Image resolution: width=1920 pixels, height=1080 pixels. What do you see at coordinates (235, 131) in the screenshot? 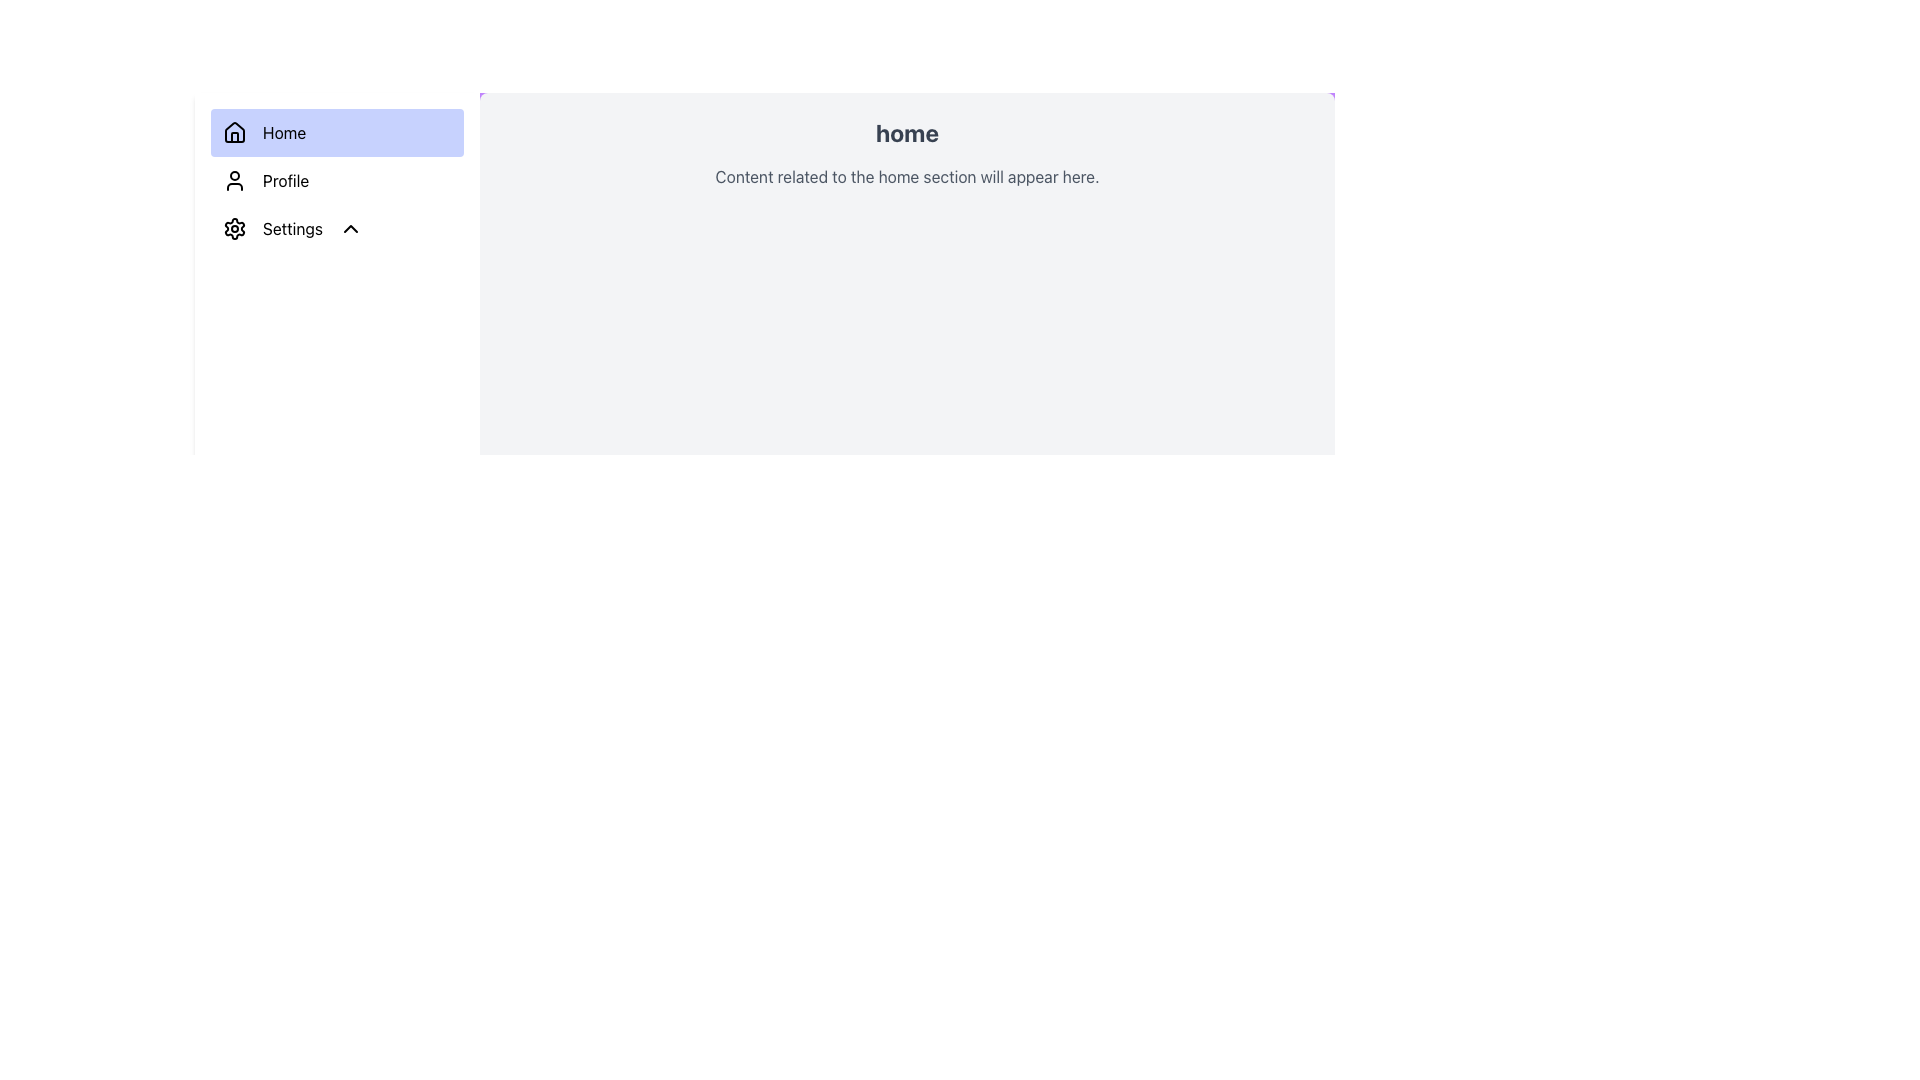
I see `the house outline icon located within the 'Home' button in the top left navigation bar` at bounding box center [235, 131].